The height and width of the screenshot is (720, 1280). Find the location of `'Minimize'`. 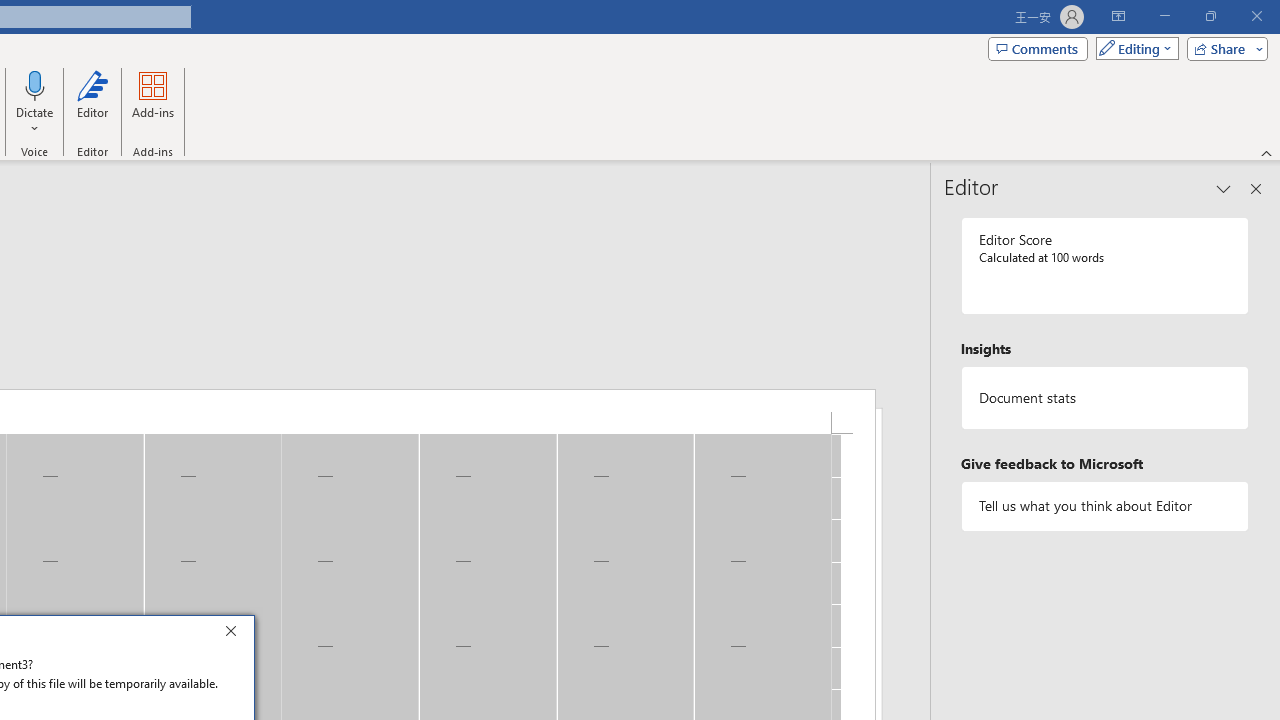

'Minimize' is located at coordinates (1164, 16).